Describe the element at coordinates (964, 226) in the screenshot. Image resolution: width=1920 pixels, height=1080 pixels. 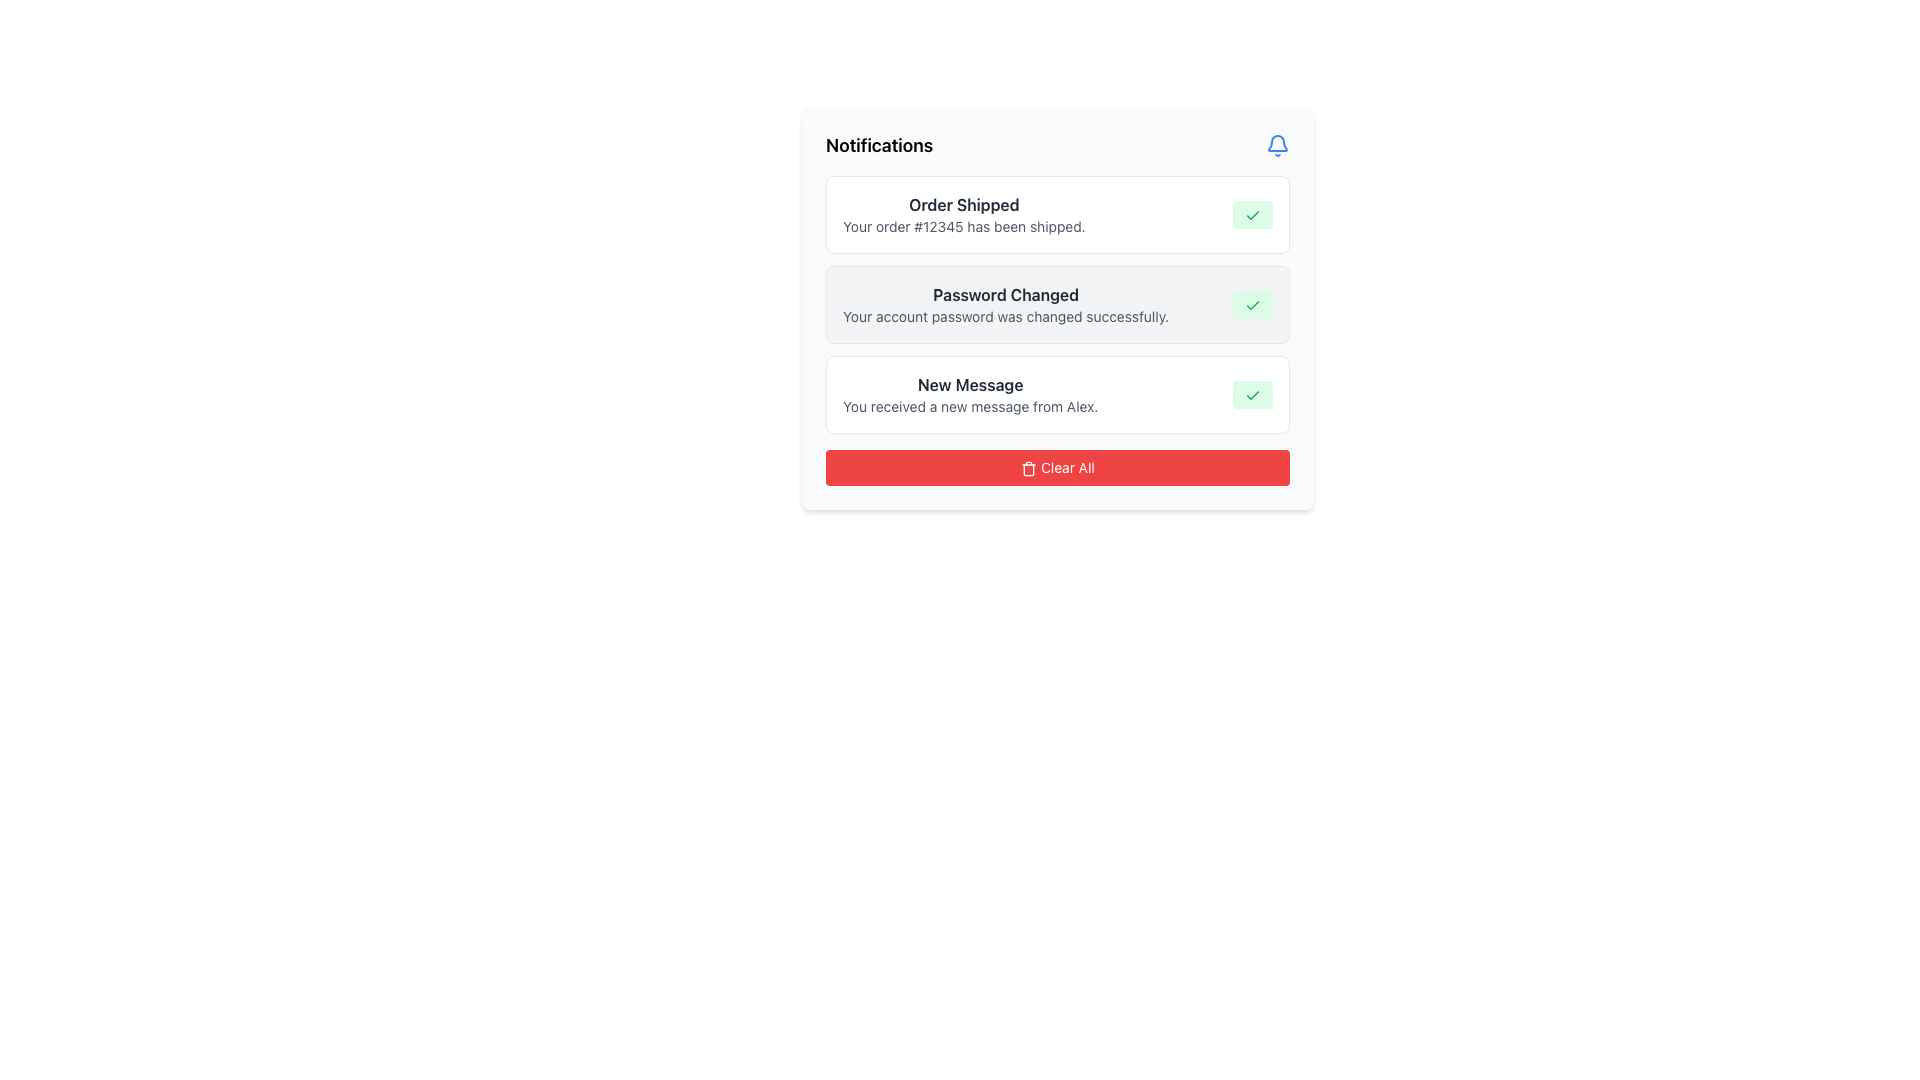
I see `the text element displaying the message 'Your order #12345 has been shipped.' located below the header 'Order Shipped' in the first notification card` at that location.